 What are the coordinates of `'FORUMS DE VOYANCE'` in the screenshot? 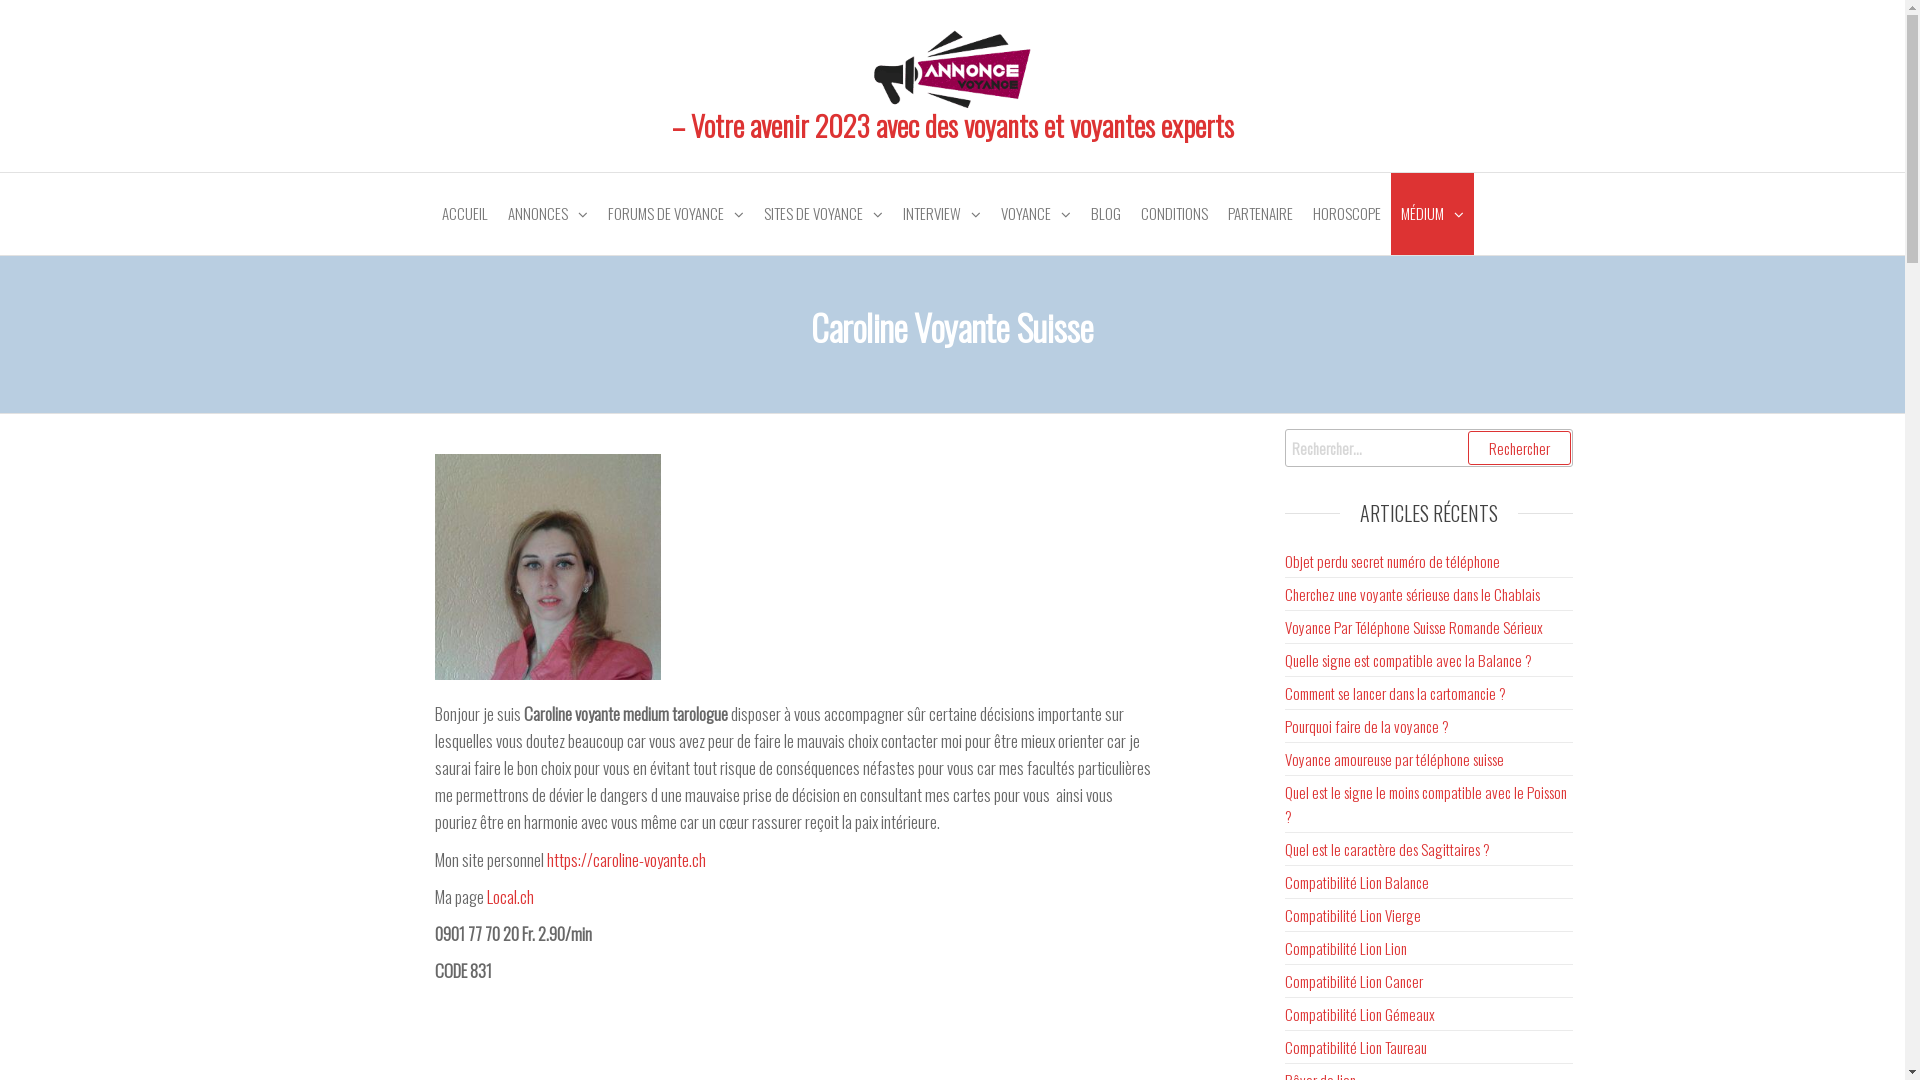 It's located at (676, 213).